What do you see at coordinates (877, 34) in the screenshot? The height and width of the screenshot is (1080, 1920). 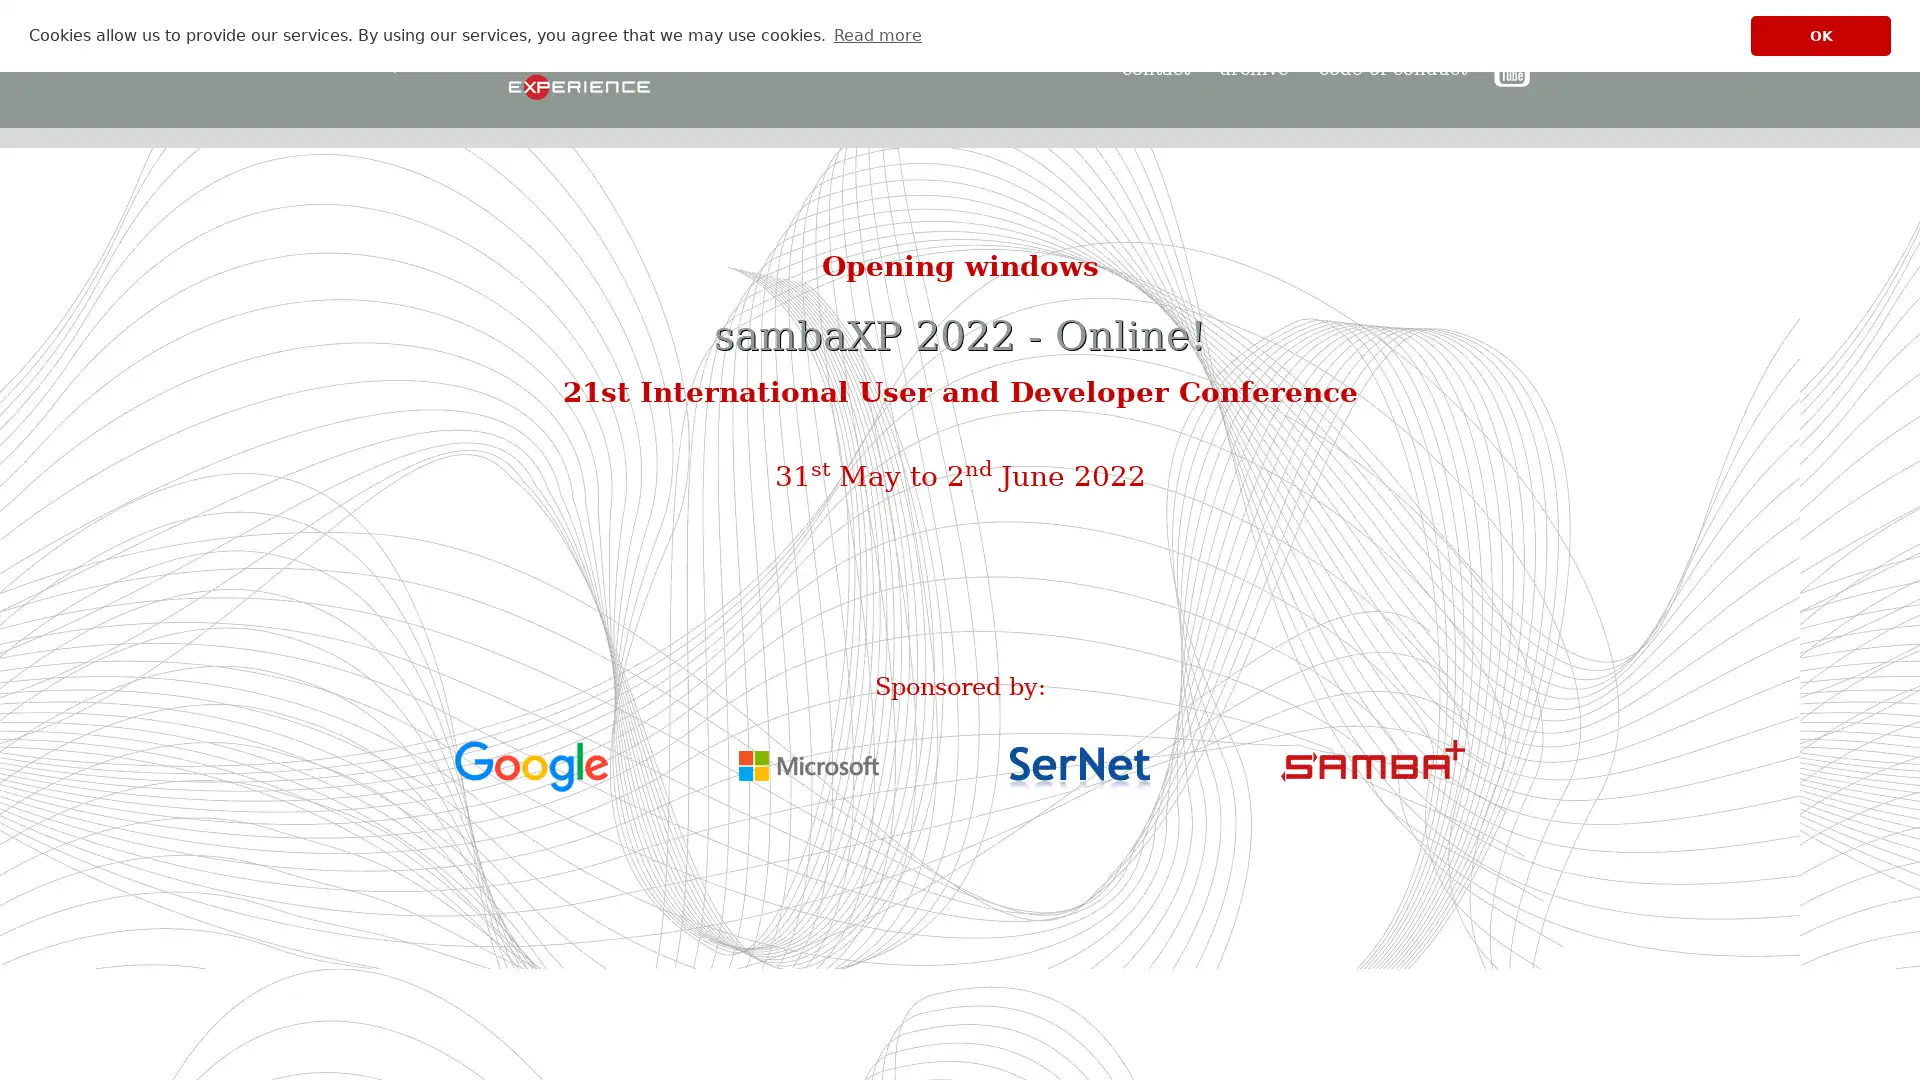 I see `learn more about cookies` at bounding box center [877, 34].